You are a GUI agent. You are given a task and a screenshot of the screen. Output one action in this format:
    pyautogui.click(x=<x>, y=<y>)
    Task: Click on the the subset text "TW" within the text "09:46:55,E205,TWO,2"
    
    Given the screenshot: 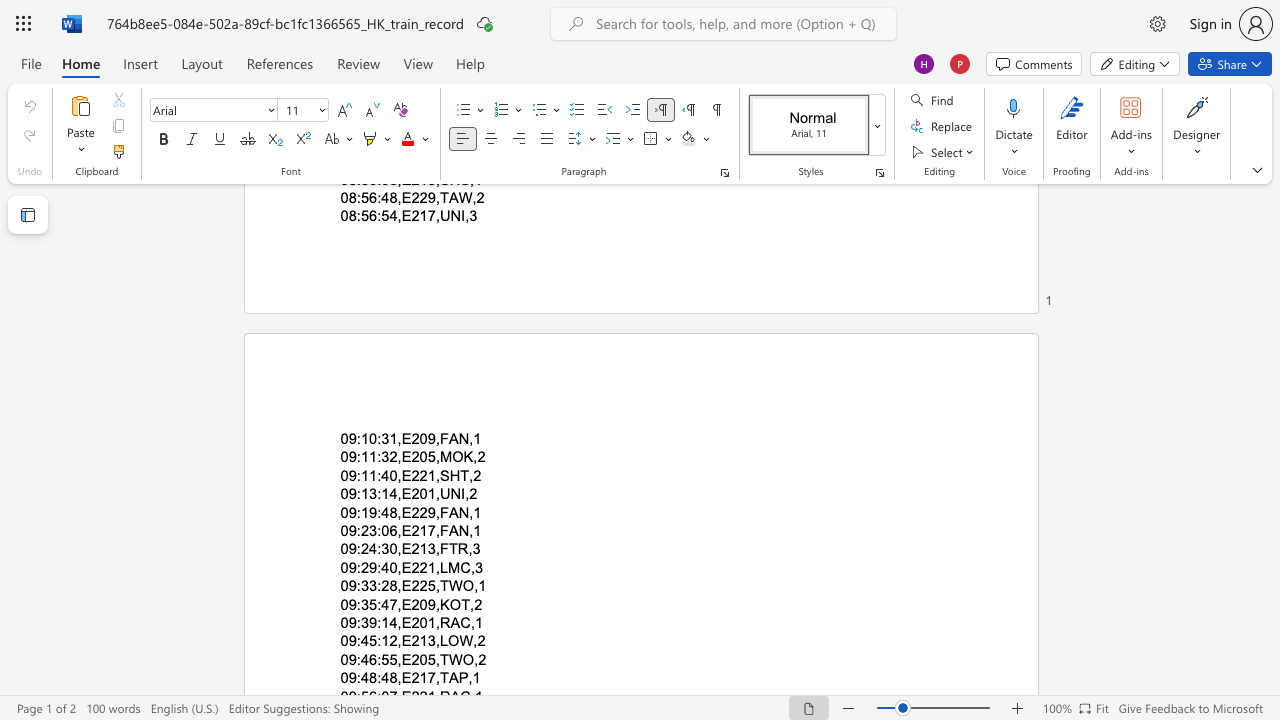 What is the action you would take?
    pyautogui.click(x=438, y=659)
    